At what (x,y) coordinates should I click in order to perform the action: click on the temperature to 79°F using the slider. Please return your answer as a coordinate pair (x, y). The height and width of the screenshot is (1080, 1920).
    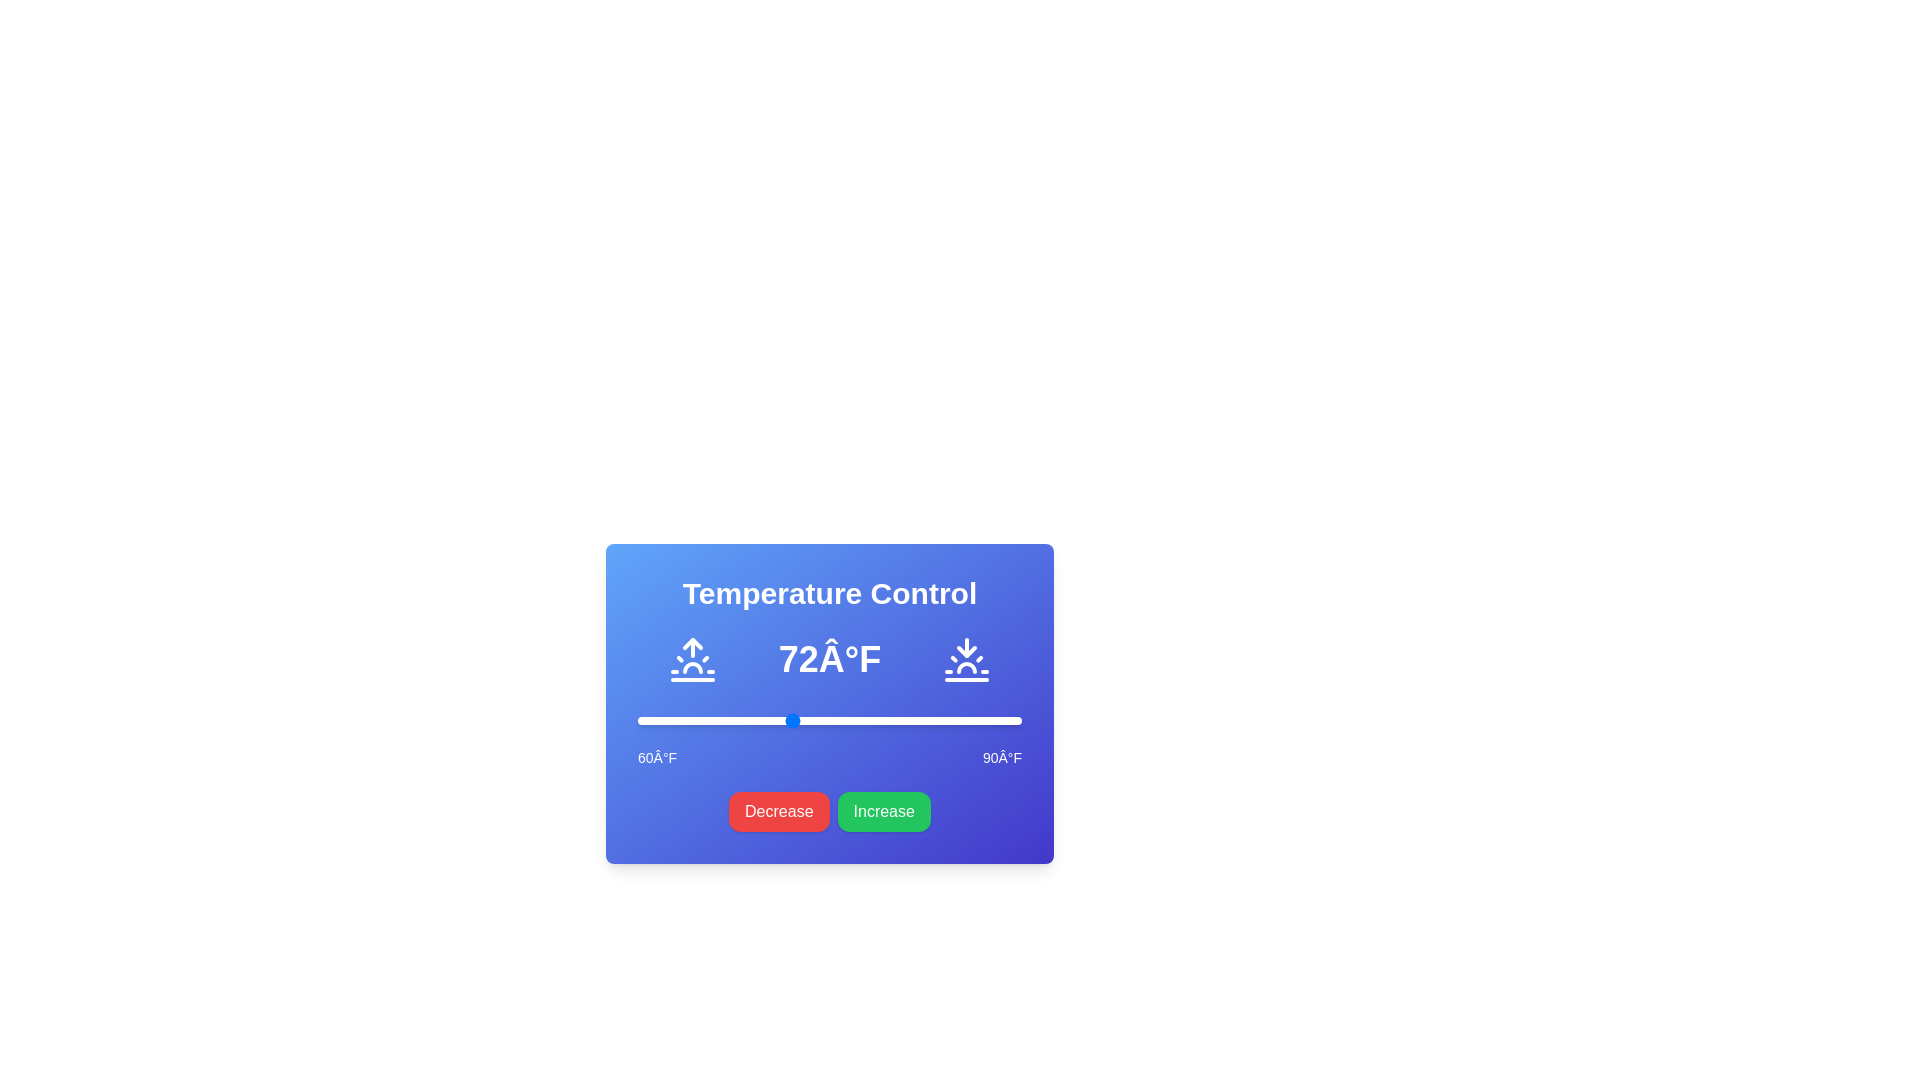
    Looking at the image, I should click on (880, 721).